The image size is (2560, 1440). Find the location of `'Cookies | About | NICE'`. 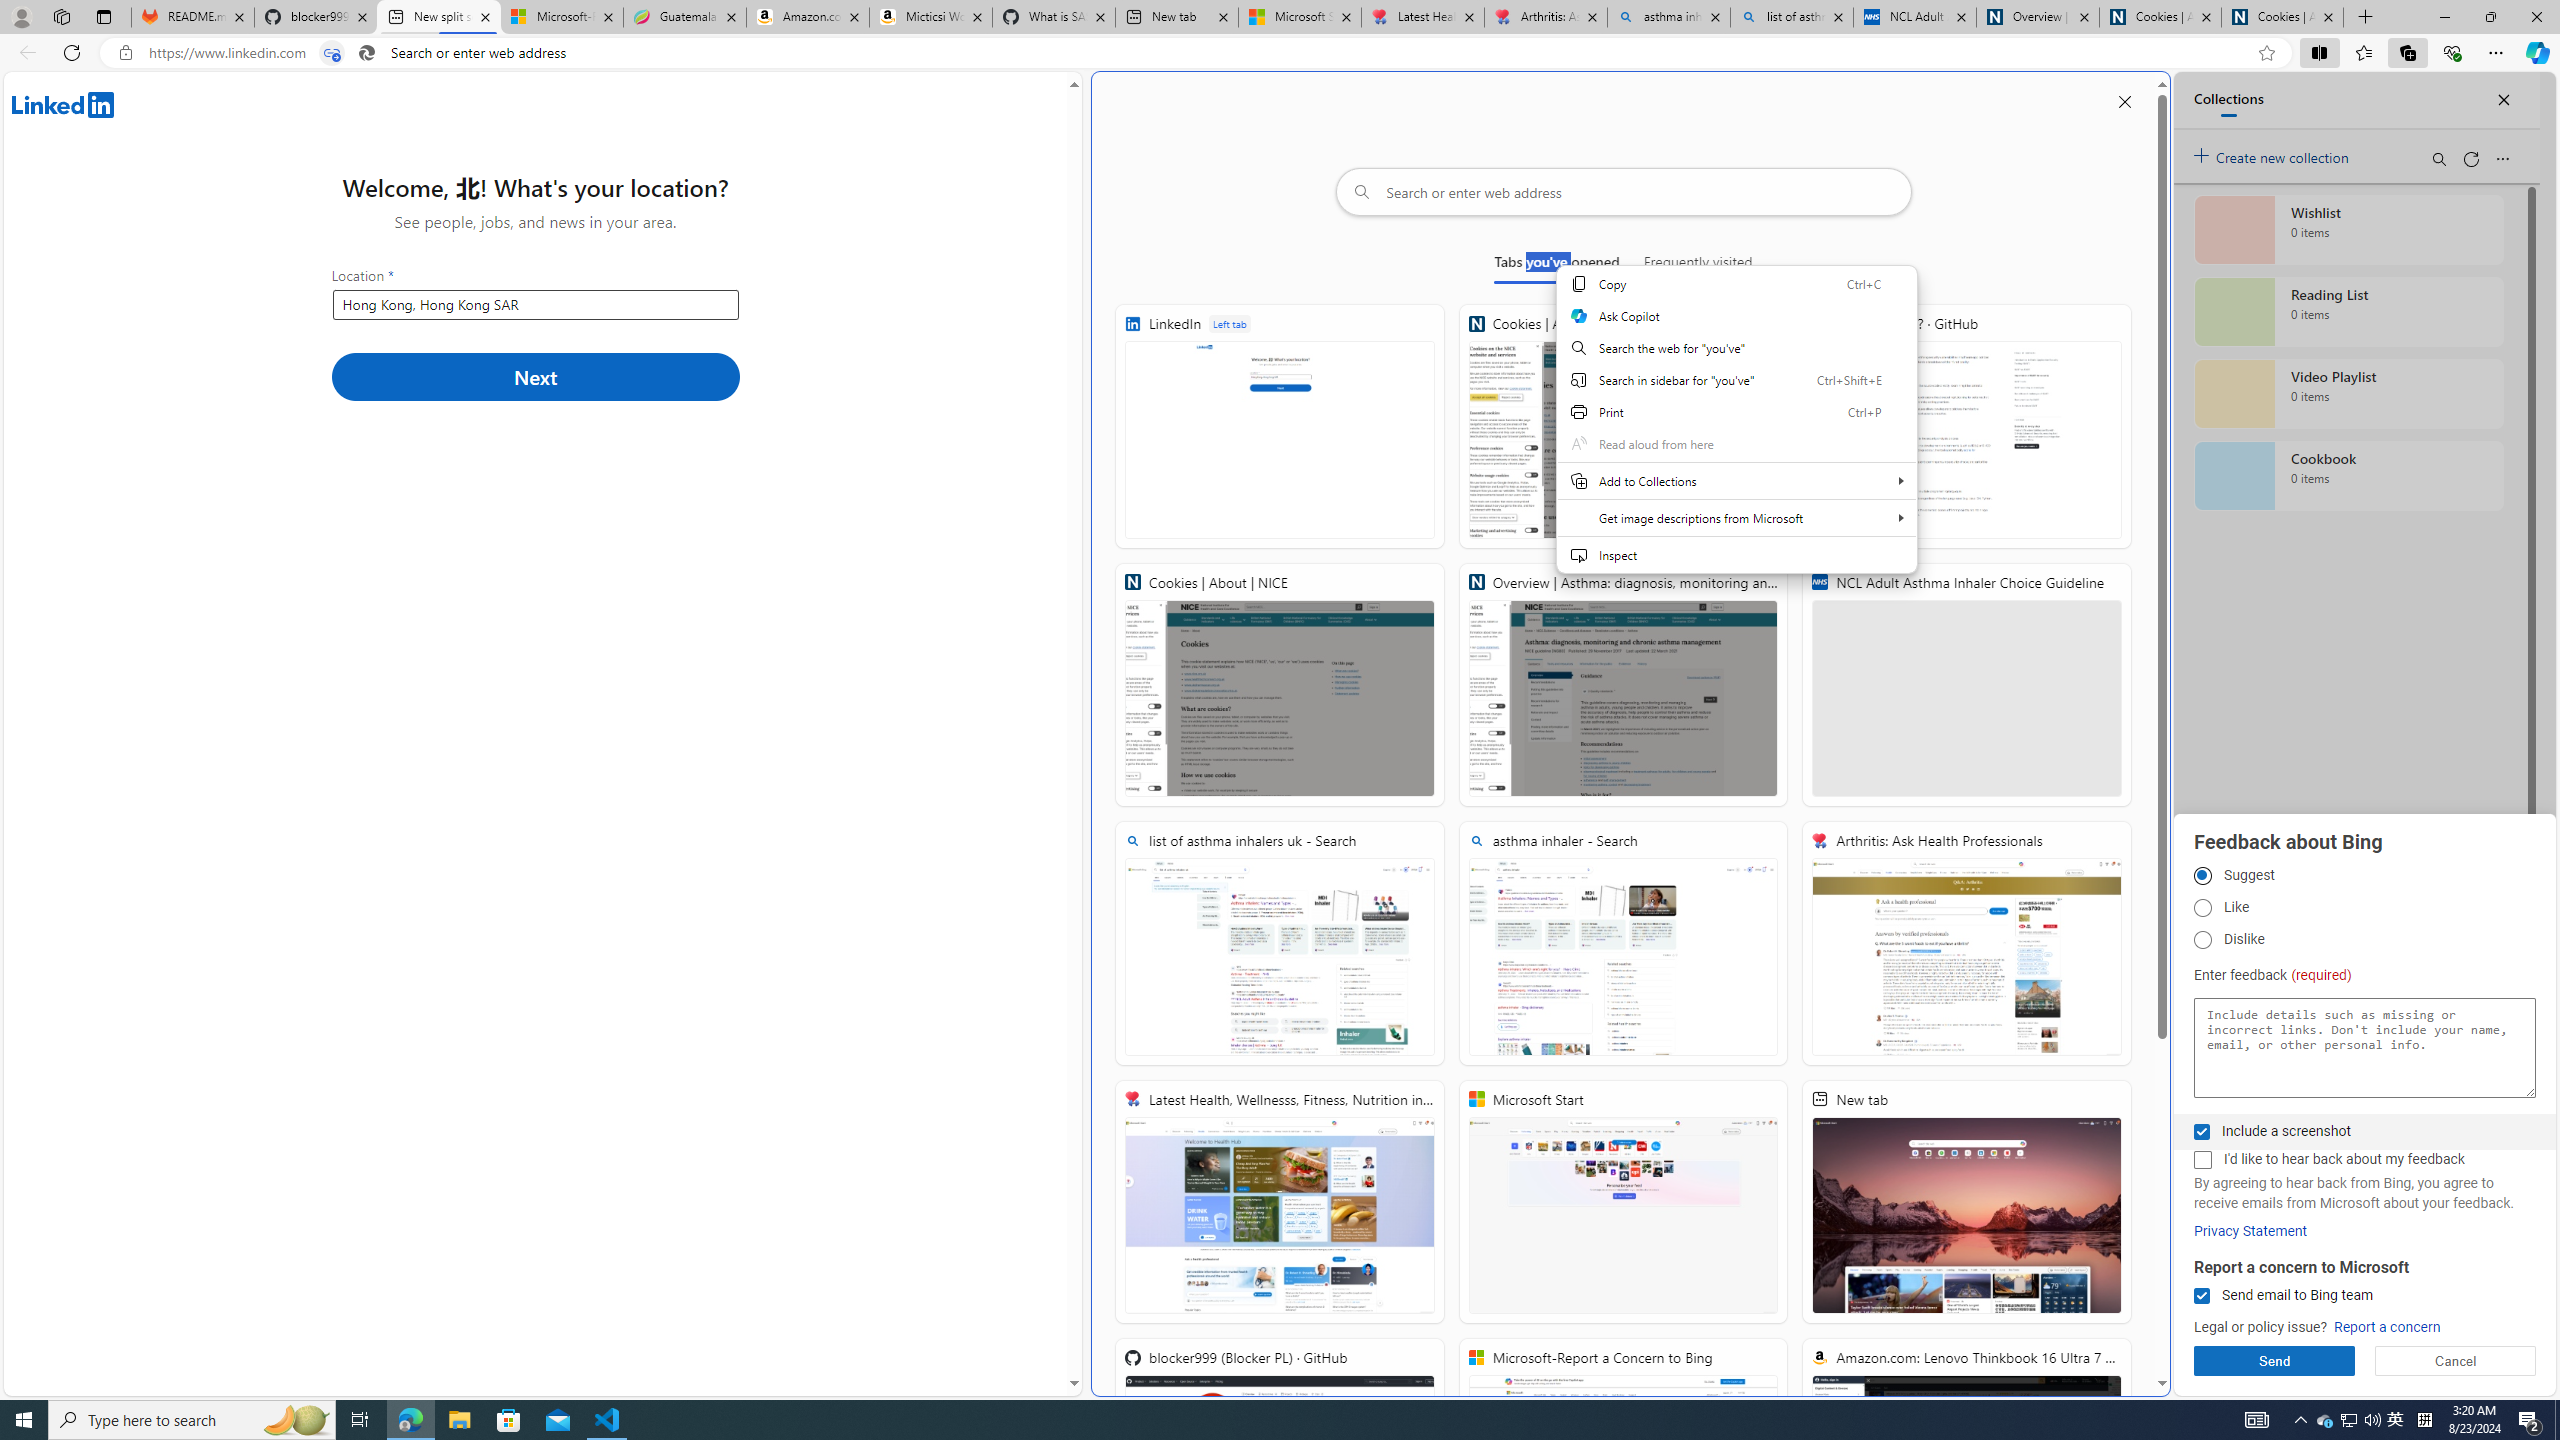

'Cookies | About | NICE' is located at coordinates (1280, 683).